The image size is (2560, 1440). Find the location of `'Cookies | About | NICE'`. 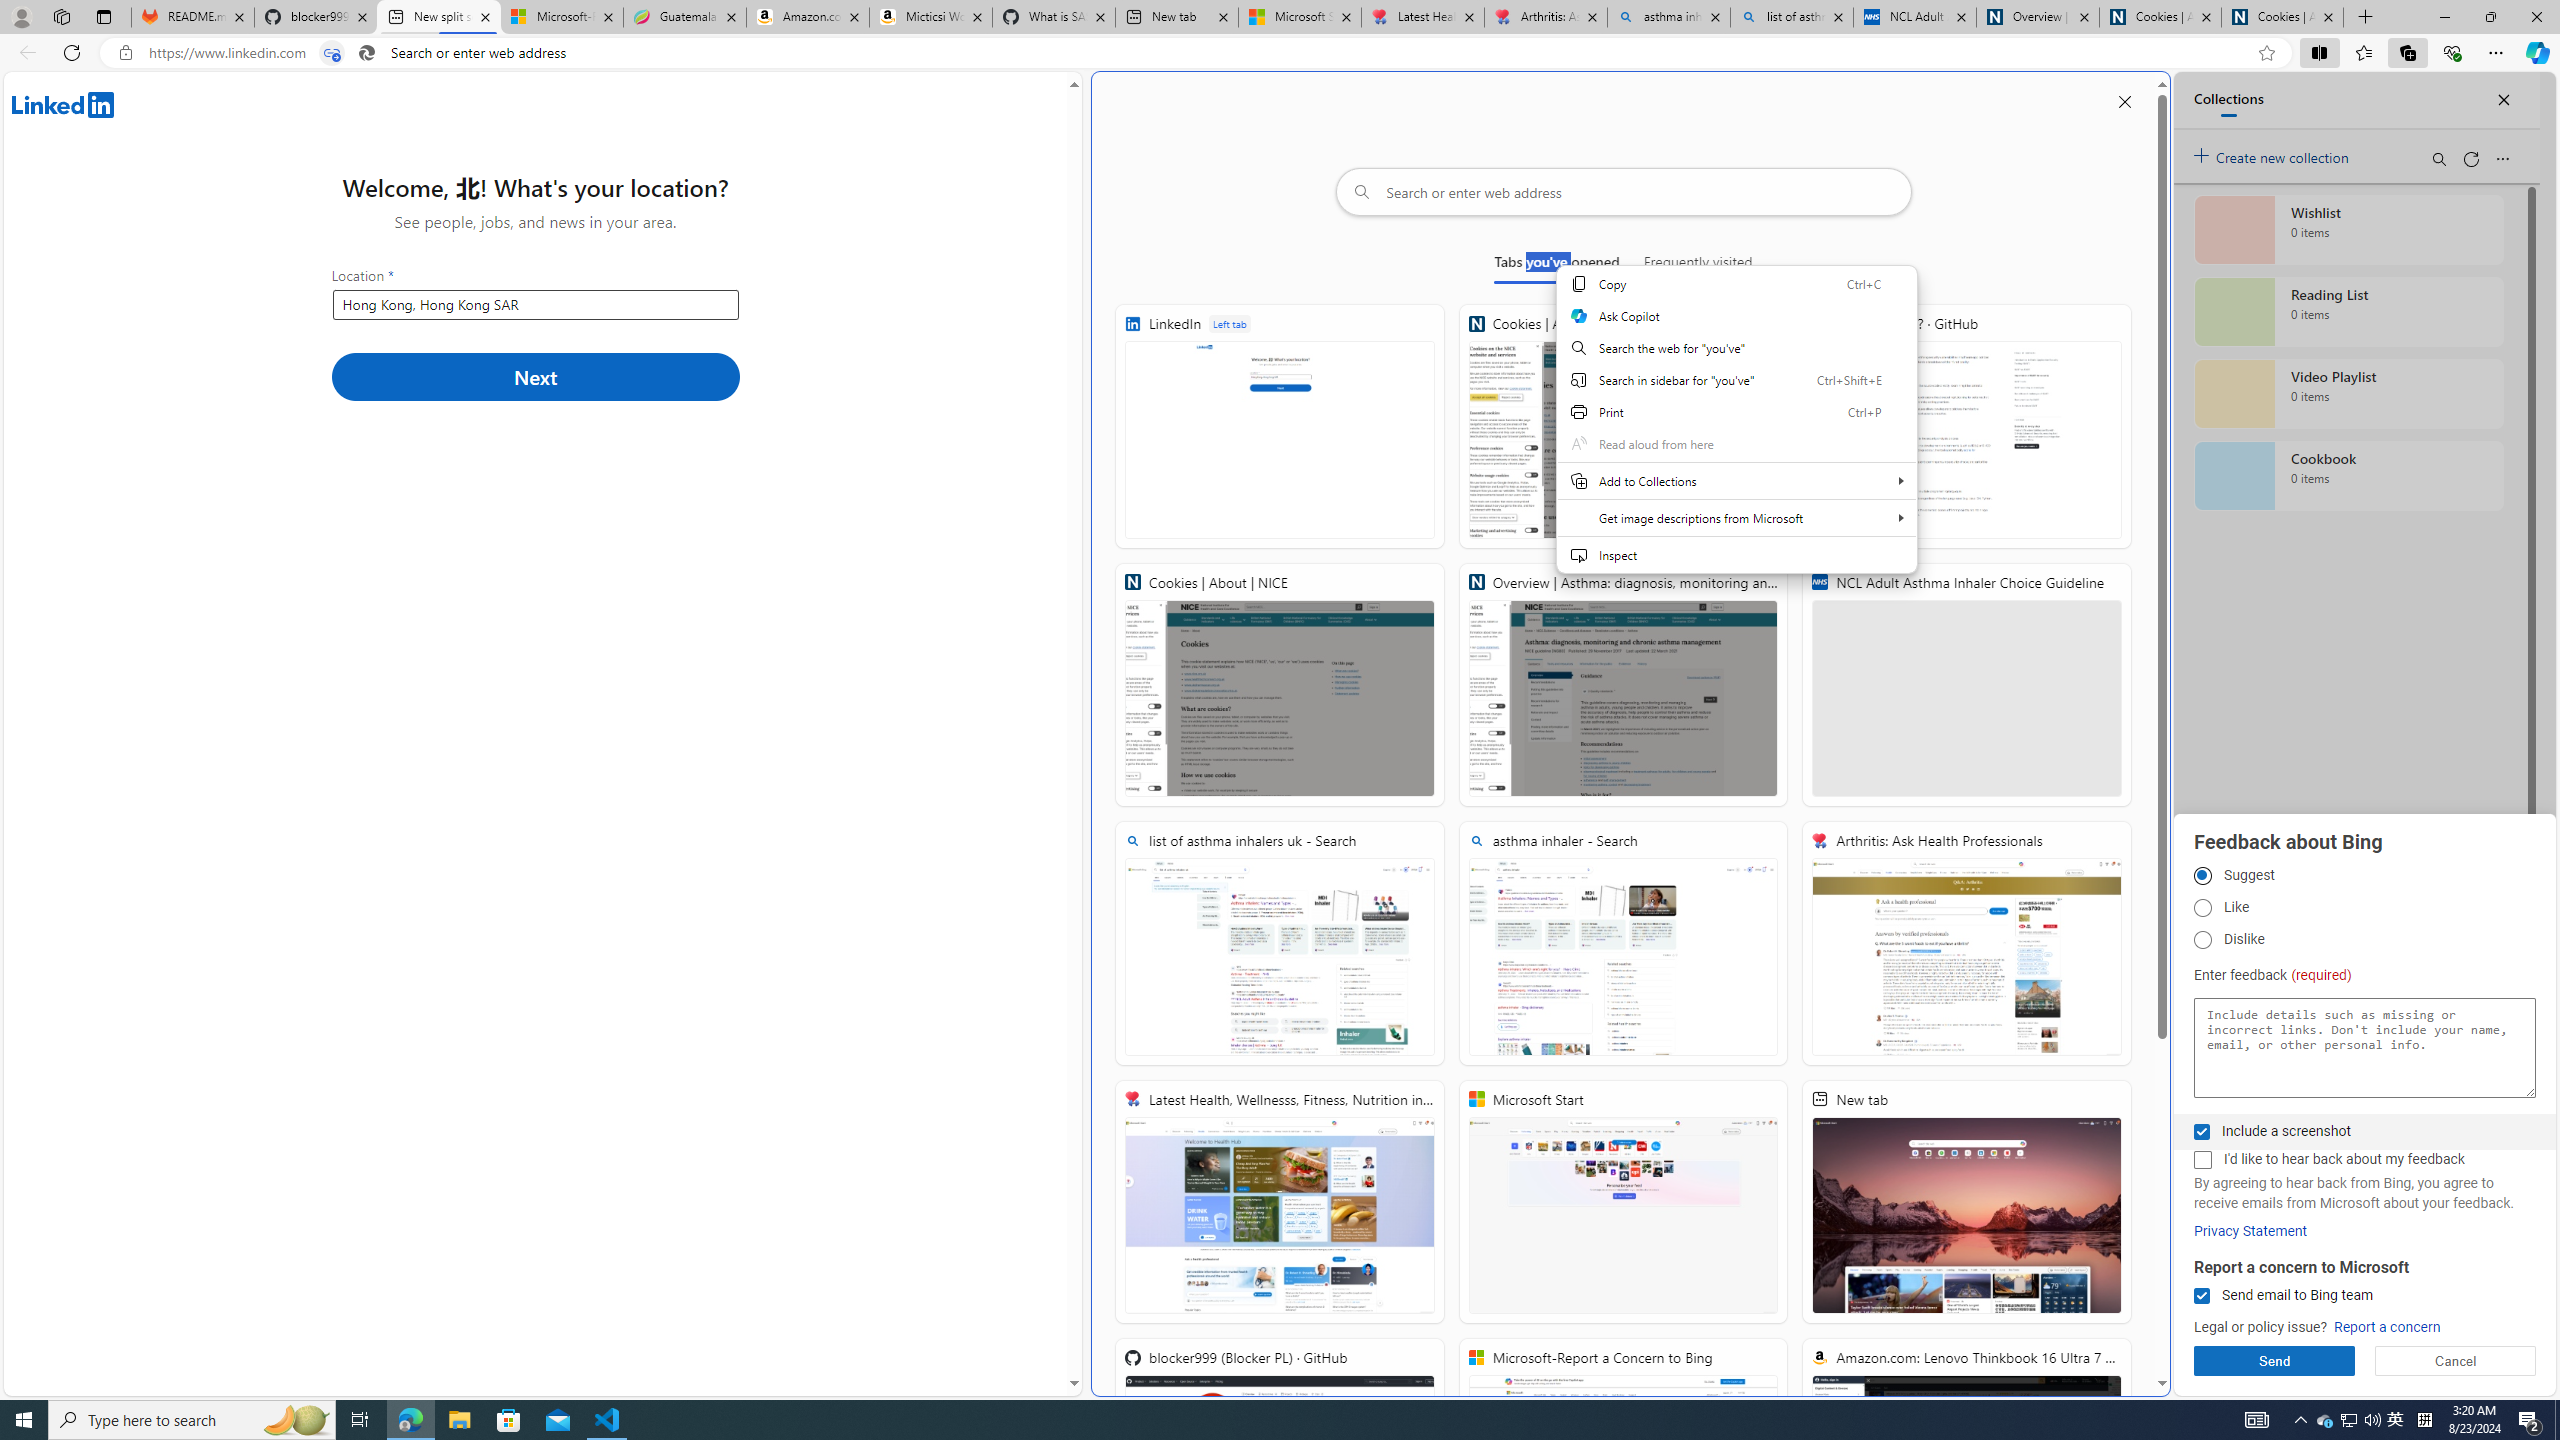

'Cookies | About | NICE' is located at coordinates (1280, 683).